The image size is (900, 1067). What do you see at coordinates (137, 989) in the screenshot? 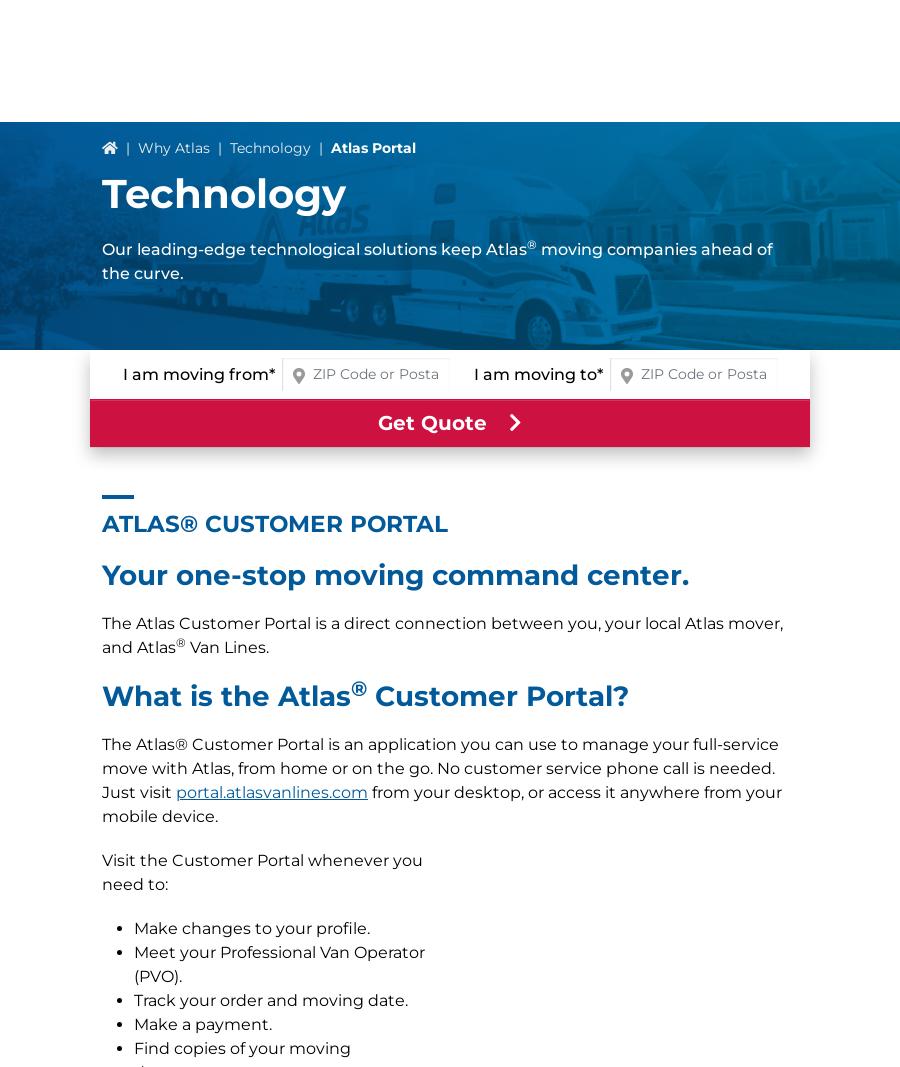
I see `'Careers'` at bounding box center [137, 989].